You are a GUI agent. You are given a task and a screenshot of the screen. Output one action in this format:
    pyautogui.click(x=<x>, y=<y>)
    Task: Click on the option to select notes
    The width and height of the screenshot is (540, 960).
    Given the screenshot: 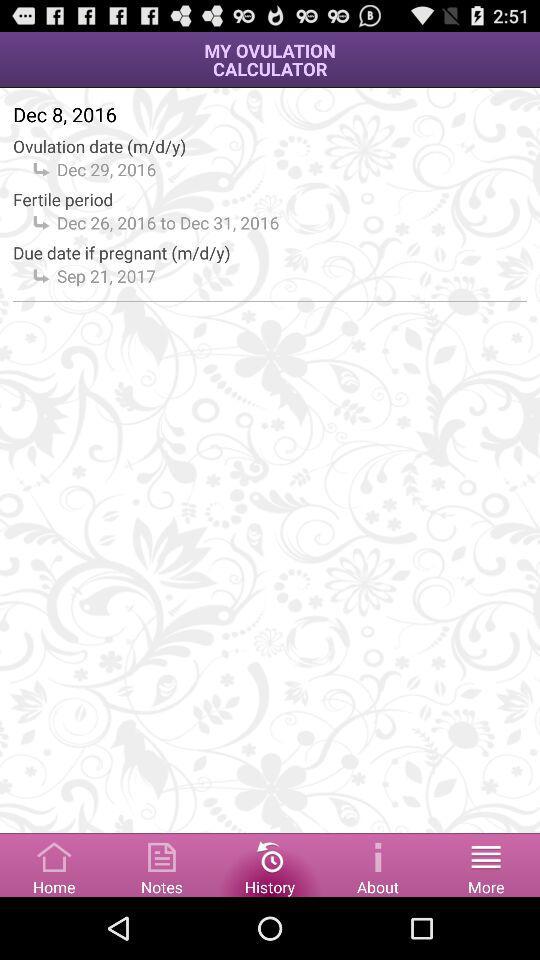 What is the action you would take?
    pyautogui.click(x=161, y=863)
    